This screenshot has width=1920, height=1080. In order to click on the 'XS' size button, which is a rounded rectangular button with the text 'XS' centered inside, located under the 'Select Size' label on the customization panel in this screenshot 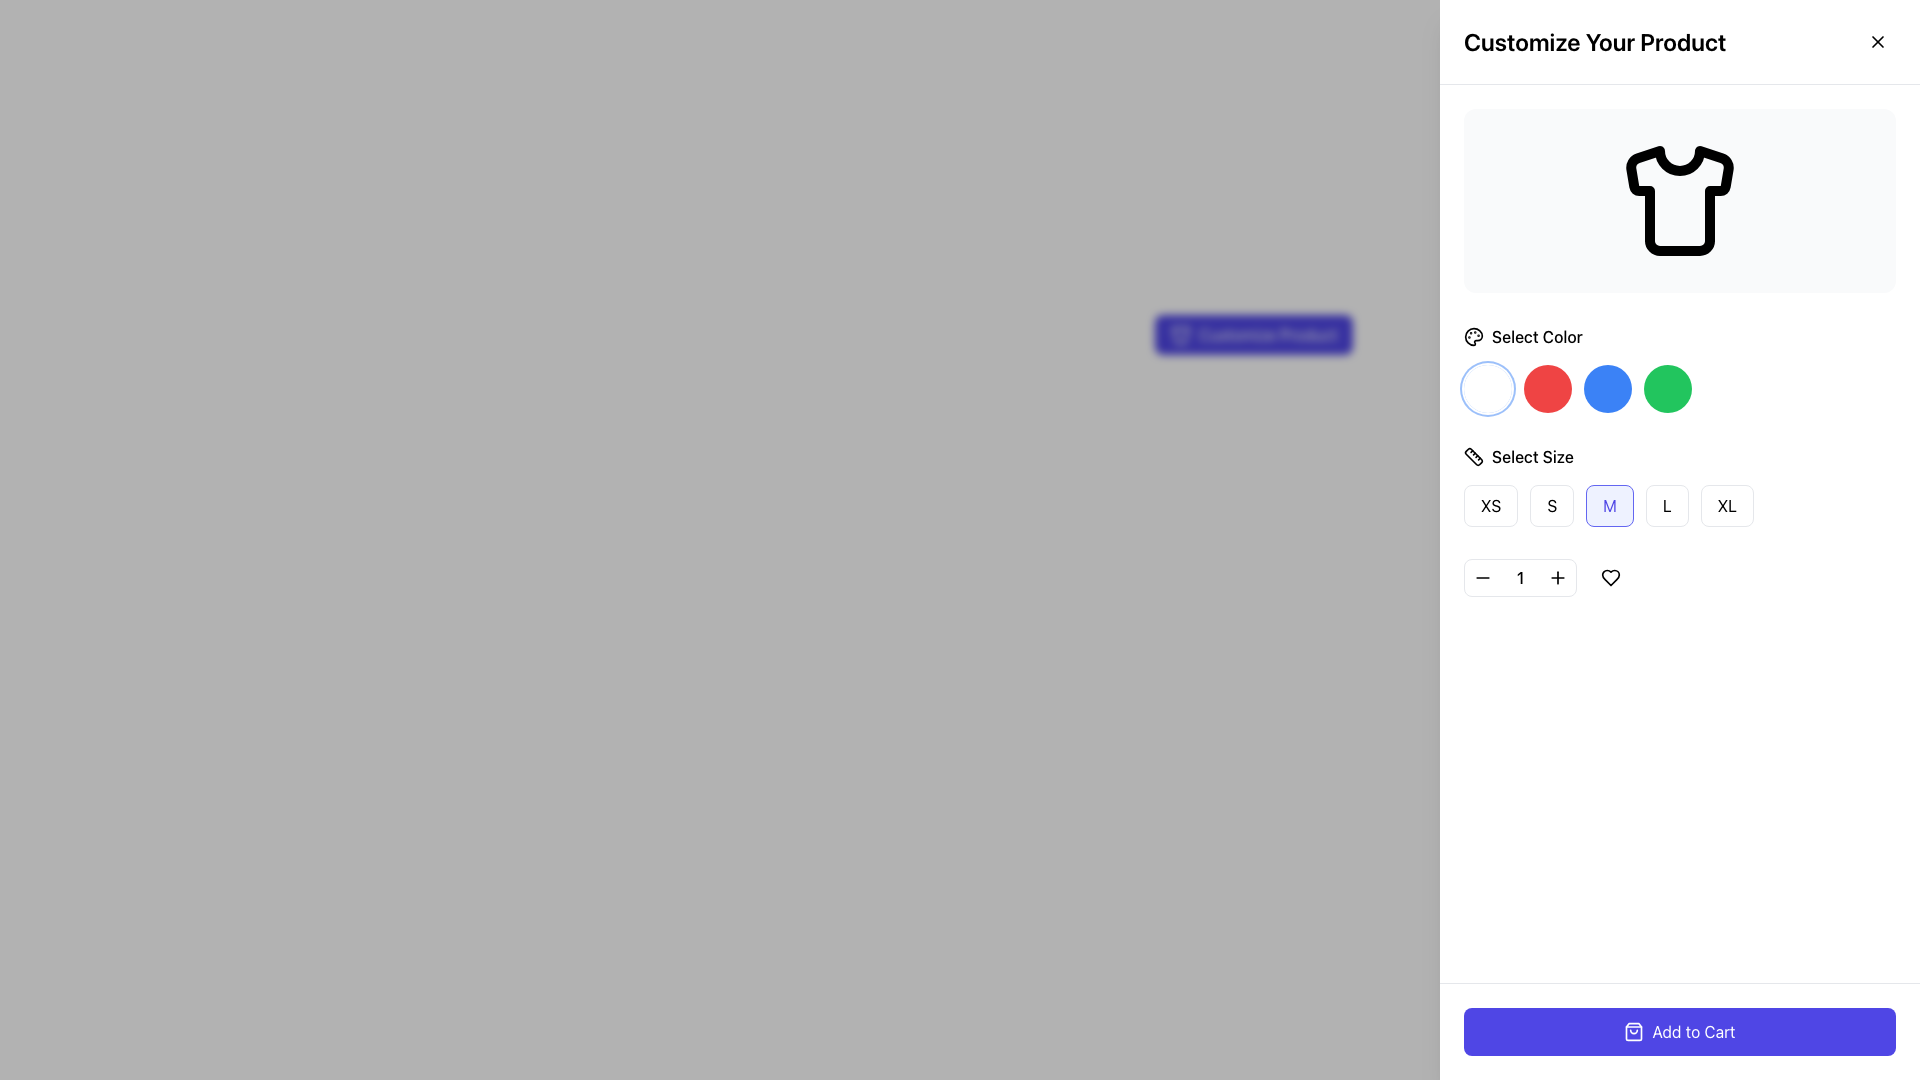, I will do `click(1491, 504)`.